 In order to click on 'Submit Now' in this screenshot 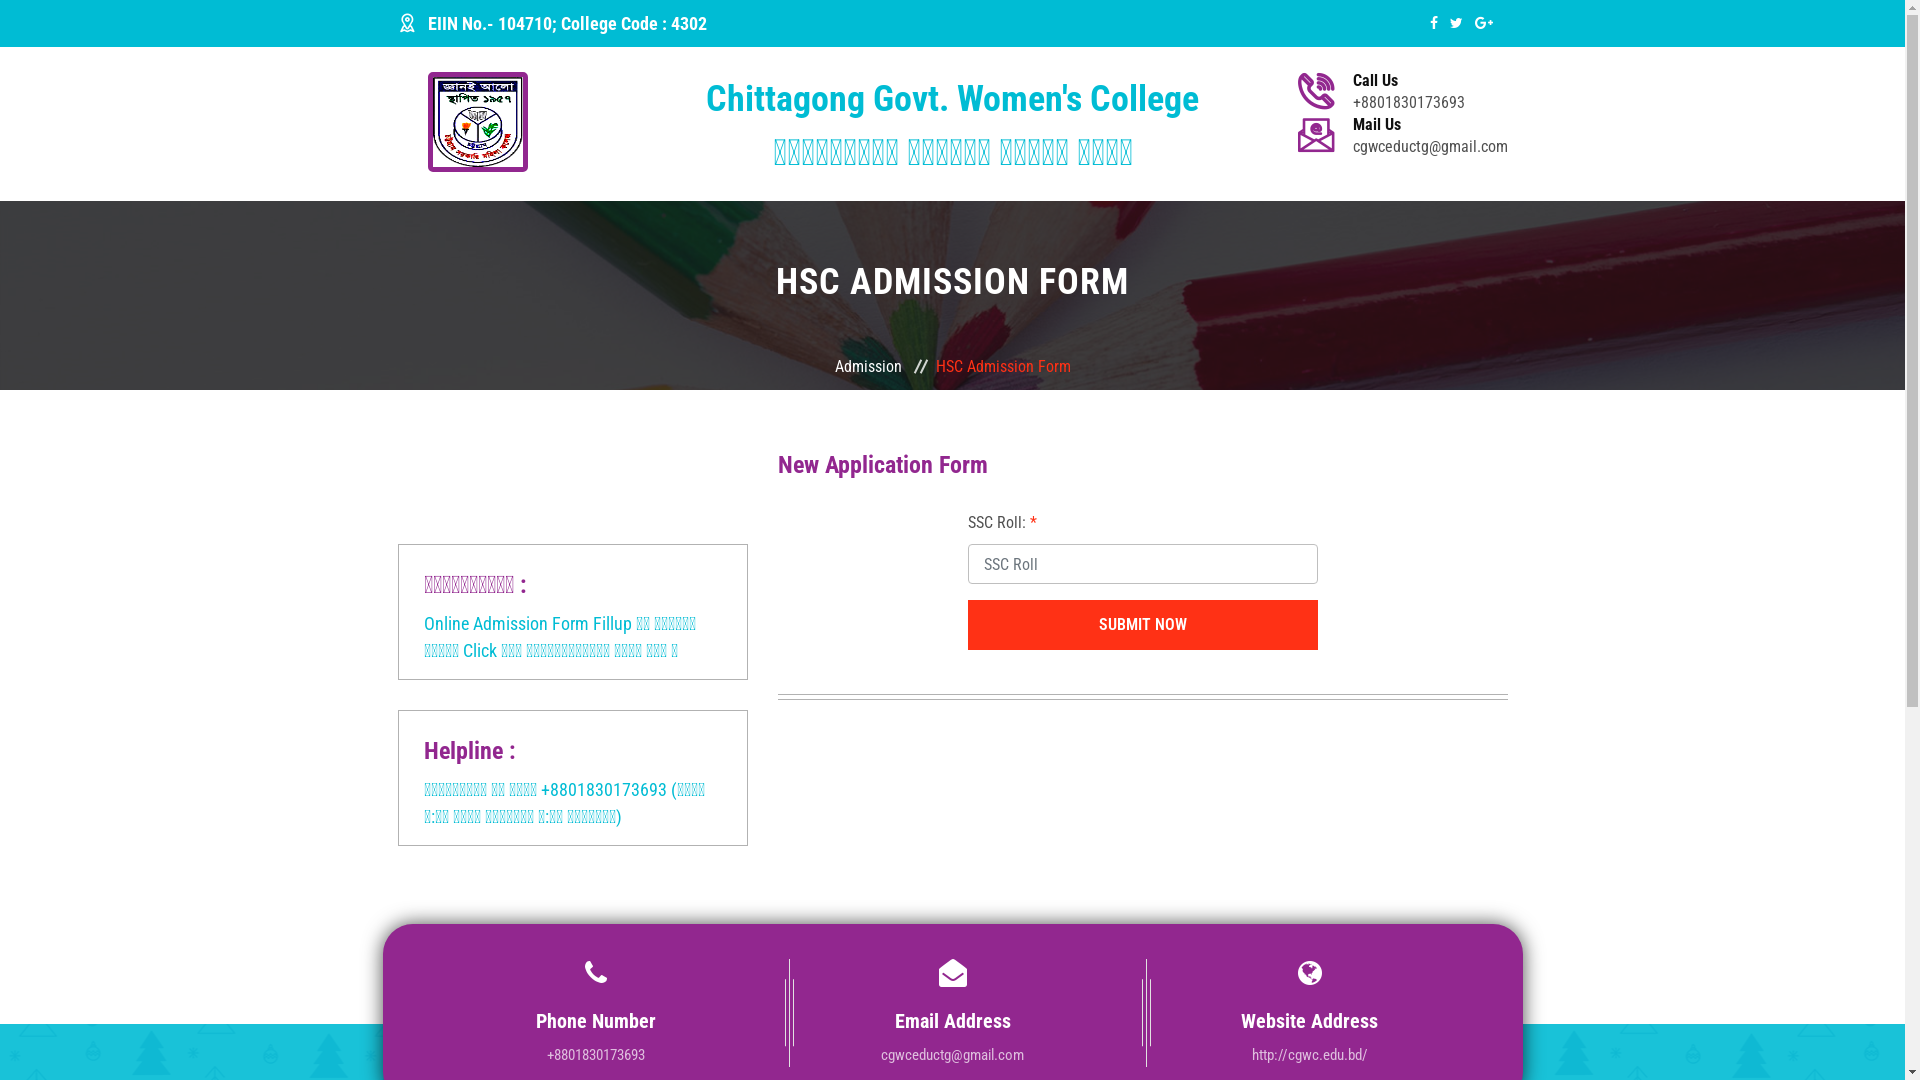, I will do `click(1142, 623)`.